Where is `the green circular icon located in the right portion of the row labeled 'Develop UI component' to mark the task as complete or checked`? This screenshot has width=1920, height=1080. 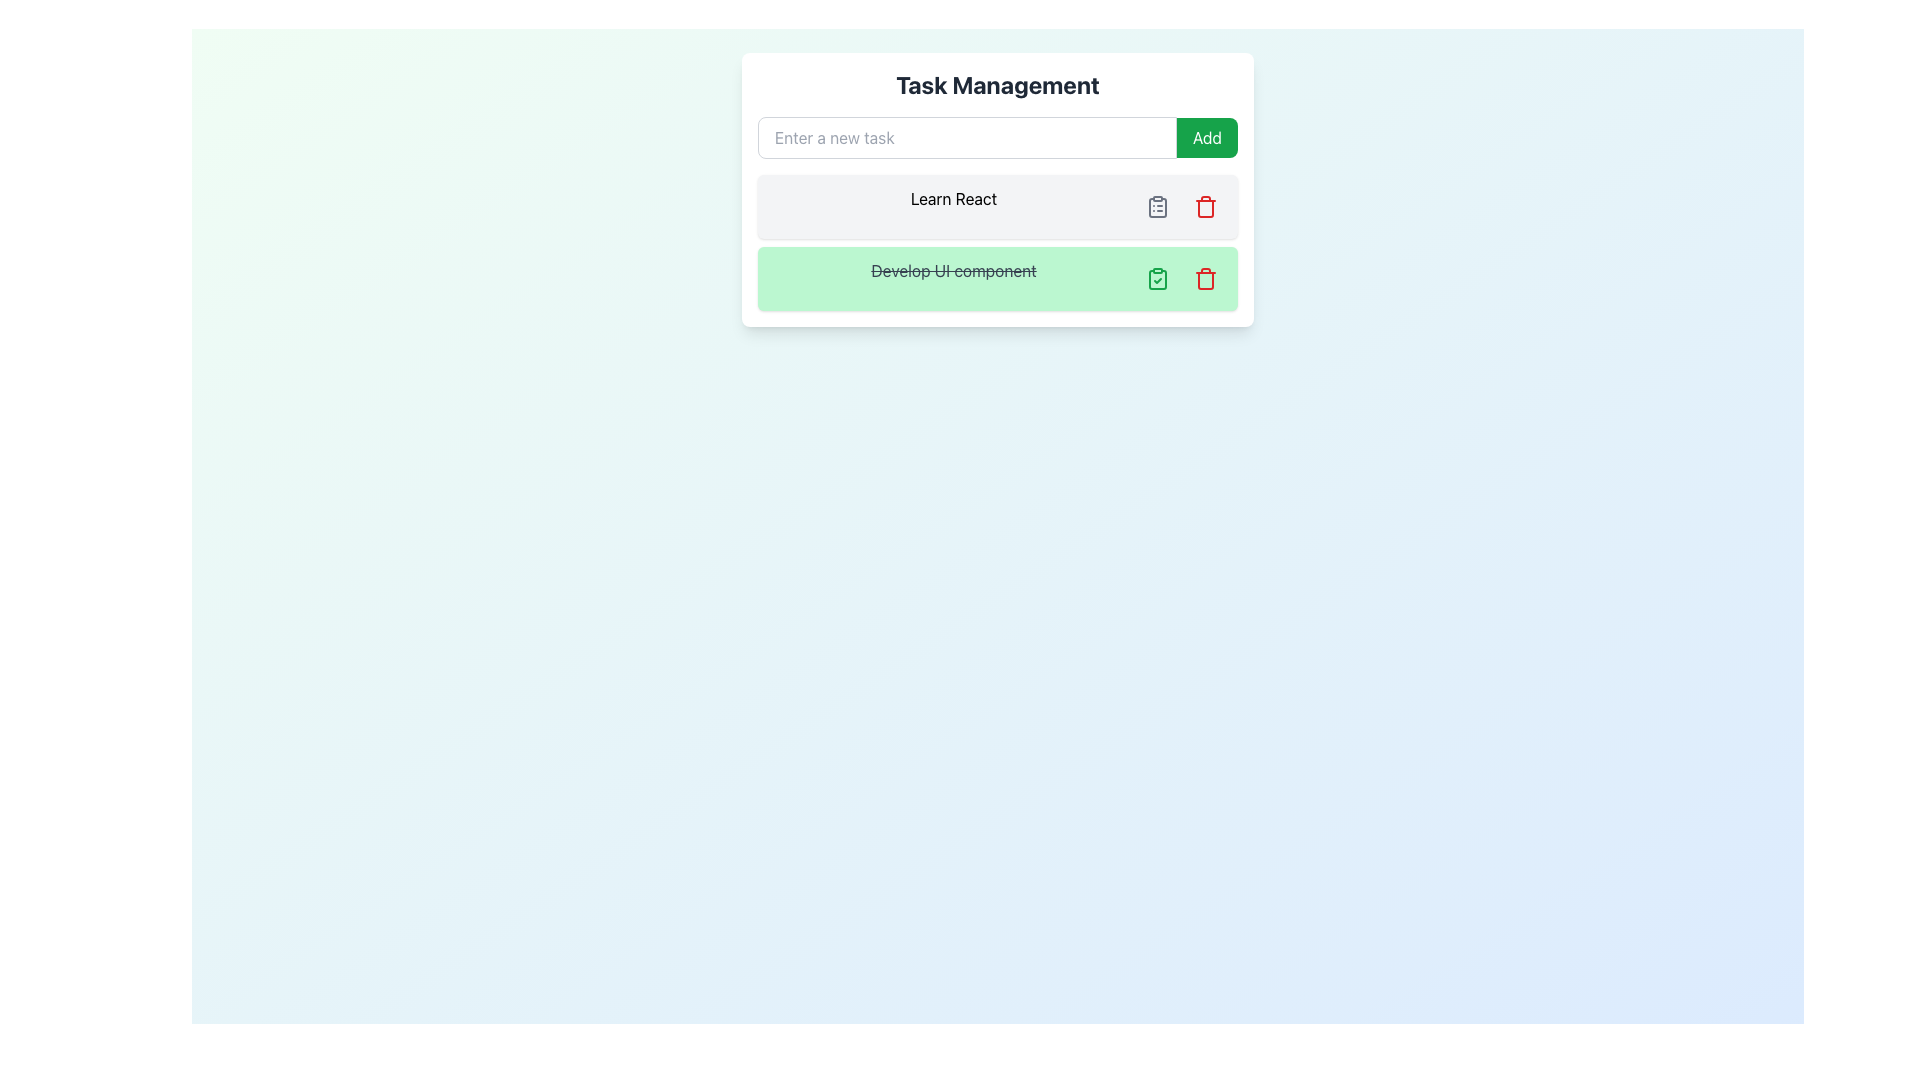
the green circular icon located in the right portion of the row labeled 'Develop UI component' to mark the task as complete or checked is located at coordinates (1157, 278).